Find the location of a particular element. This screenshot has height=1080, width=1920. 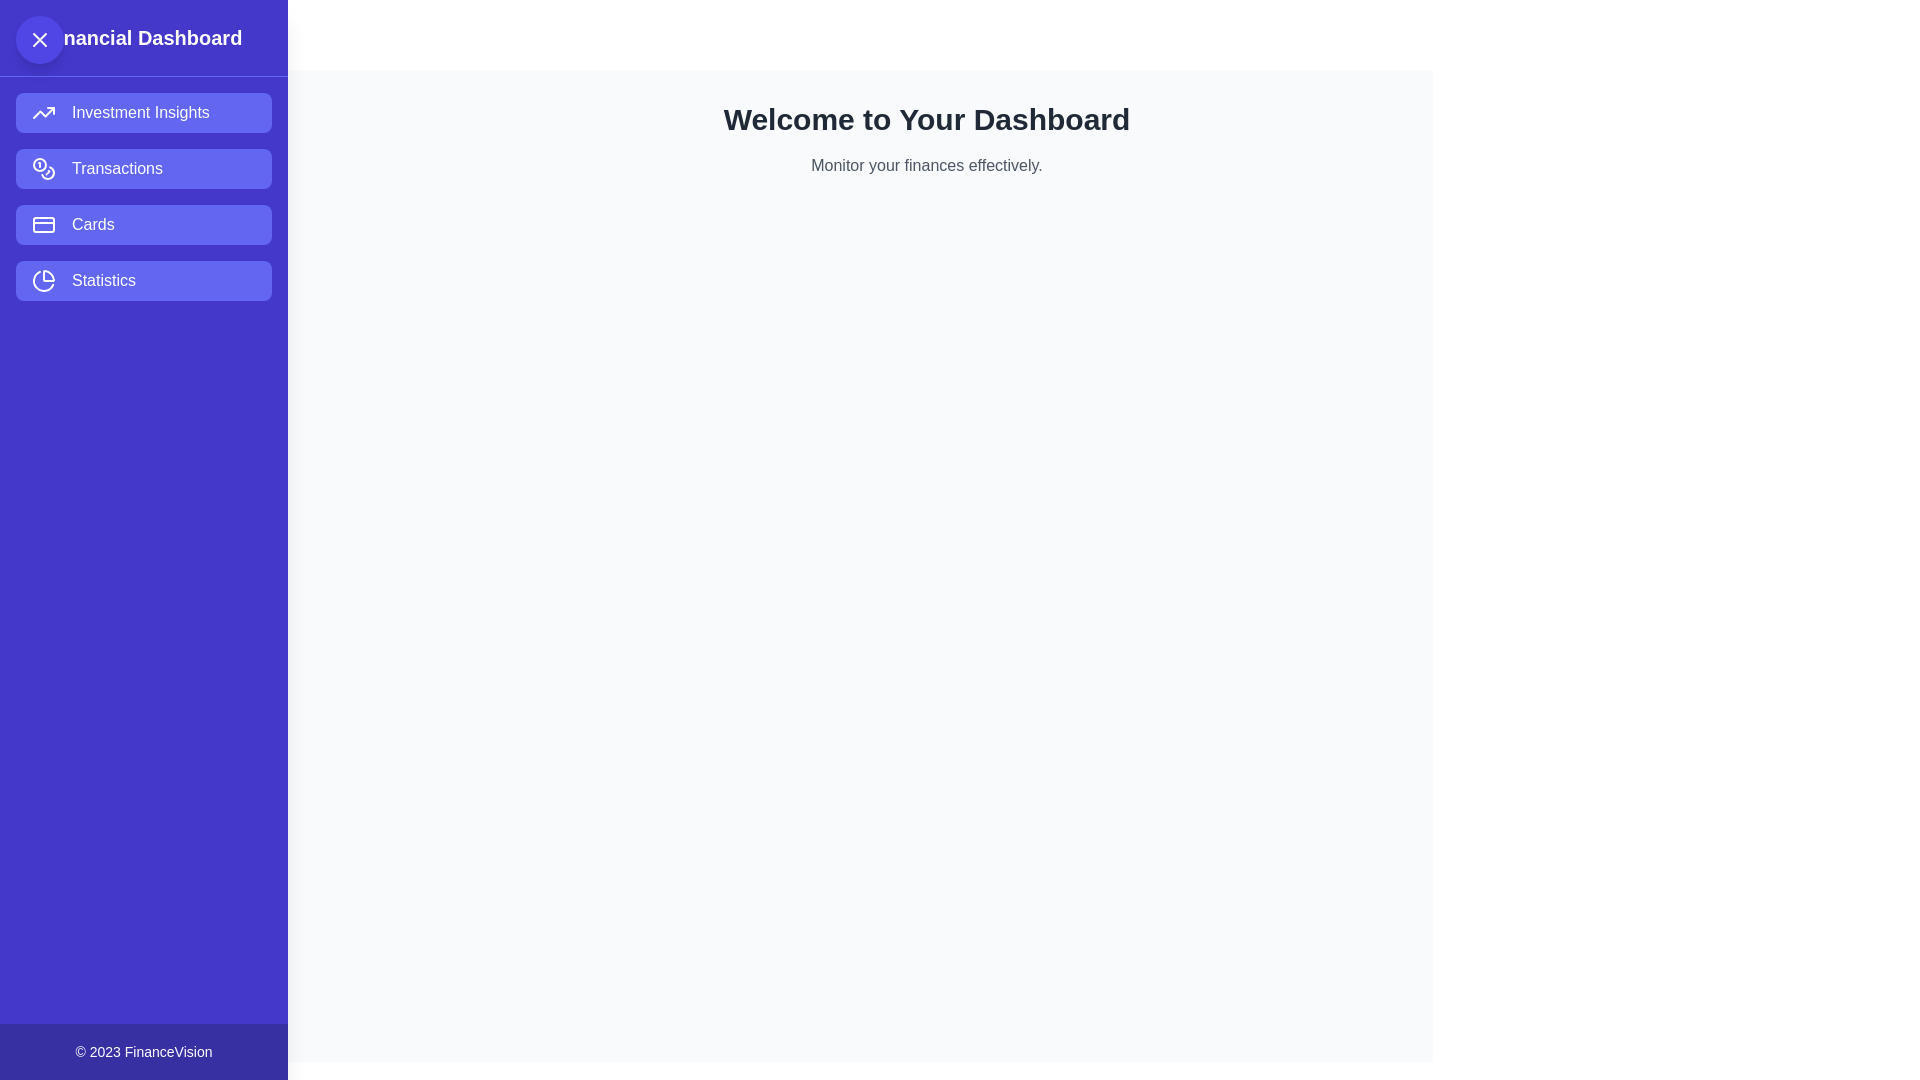

the 'Investment Insights' button located in the sidebar menu is located at coordinates (139, 112).